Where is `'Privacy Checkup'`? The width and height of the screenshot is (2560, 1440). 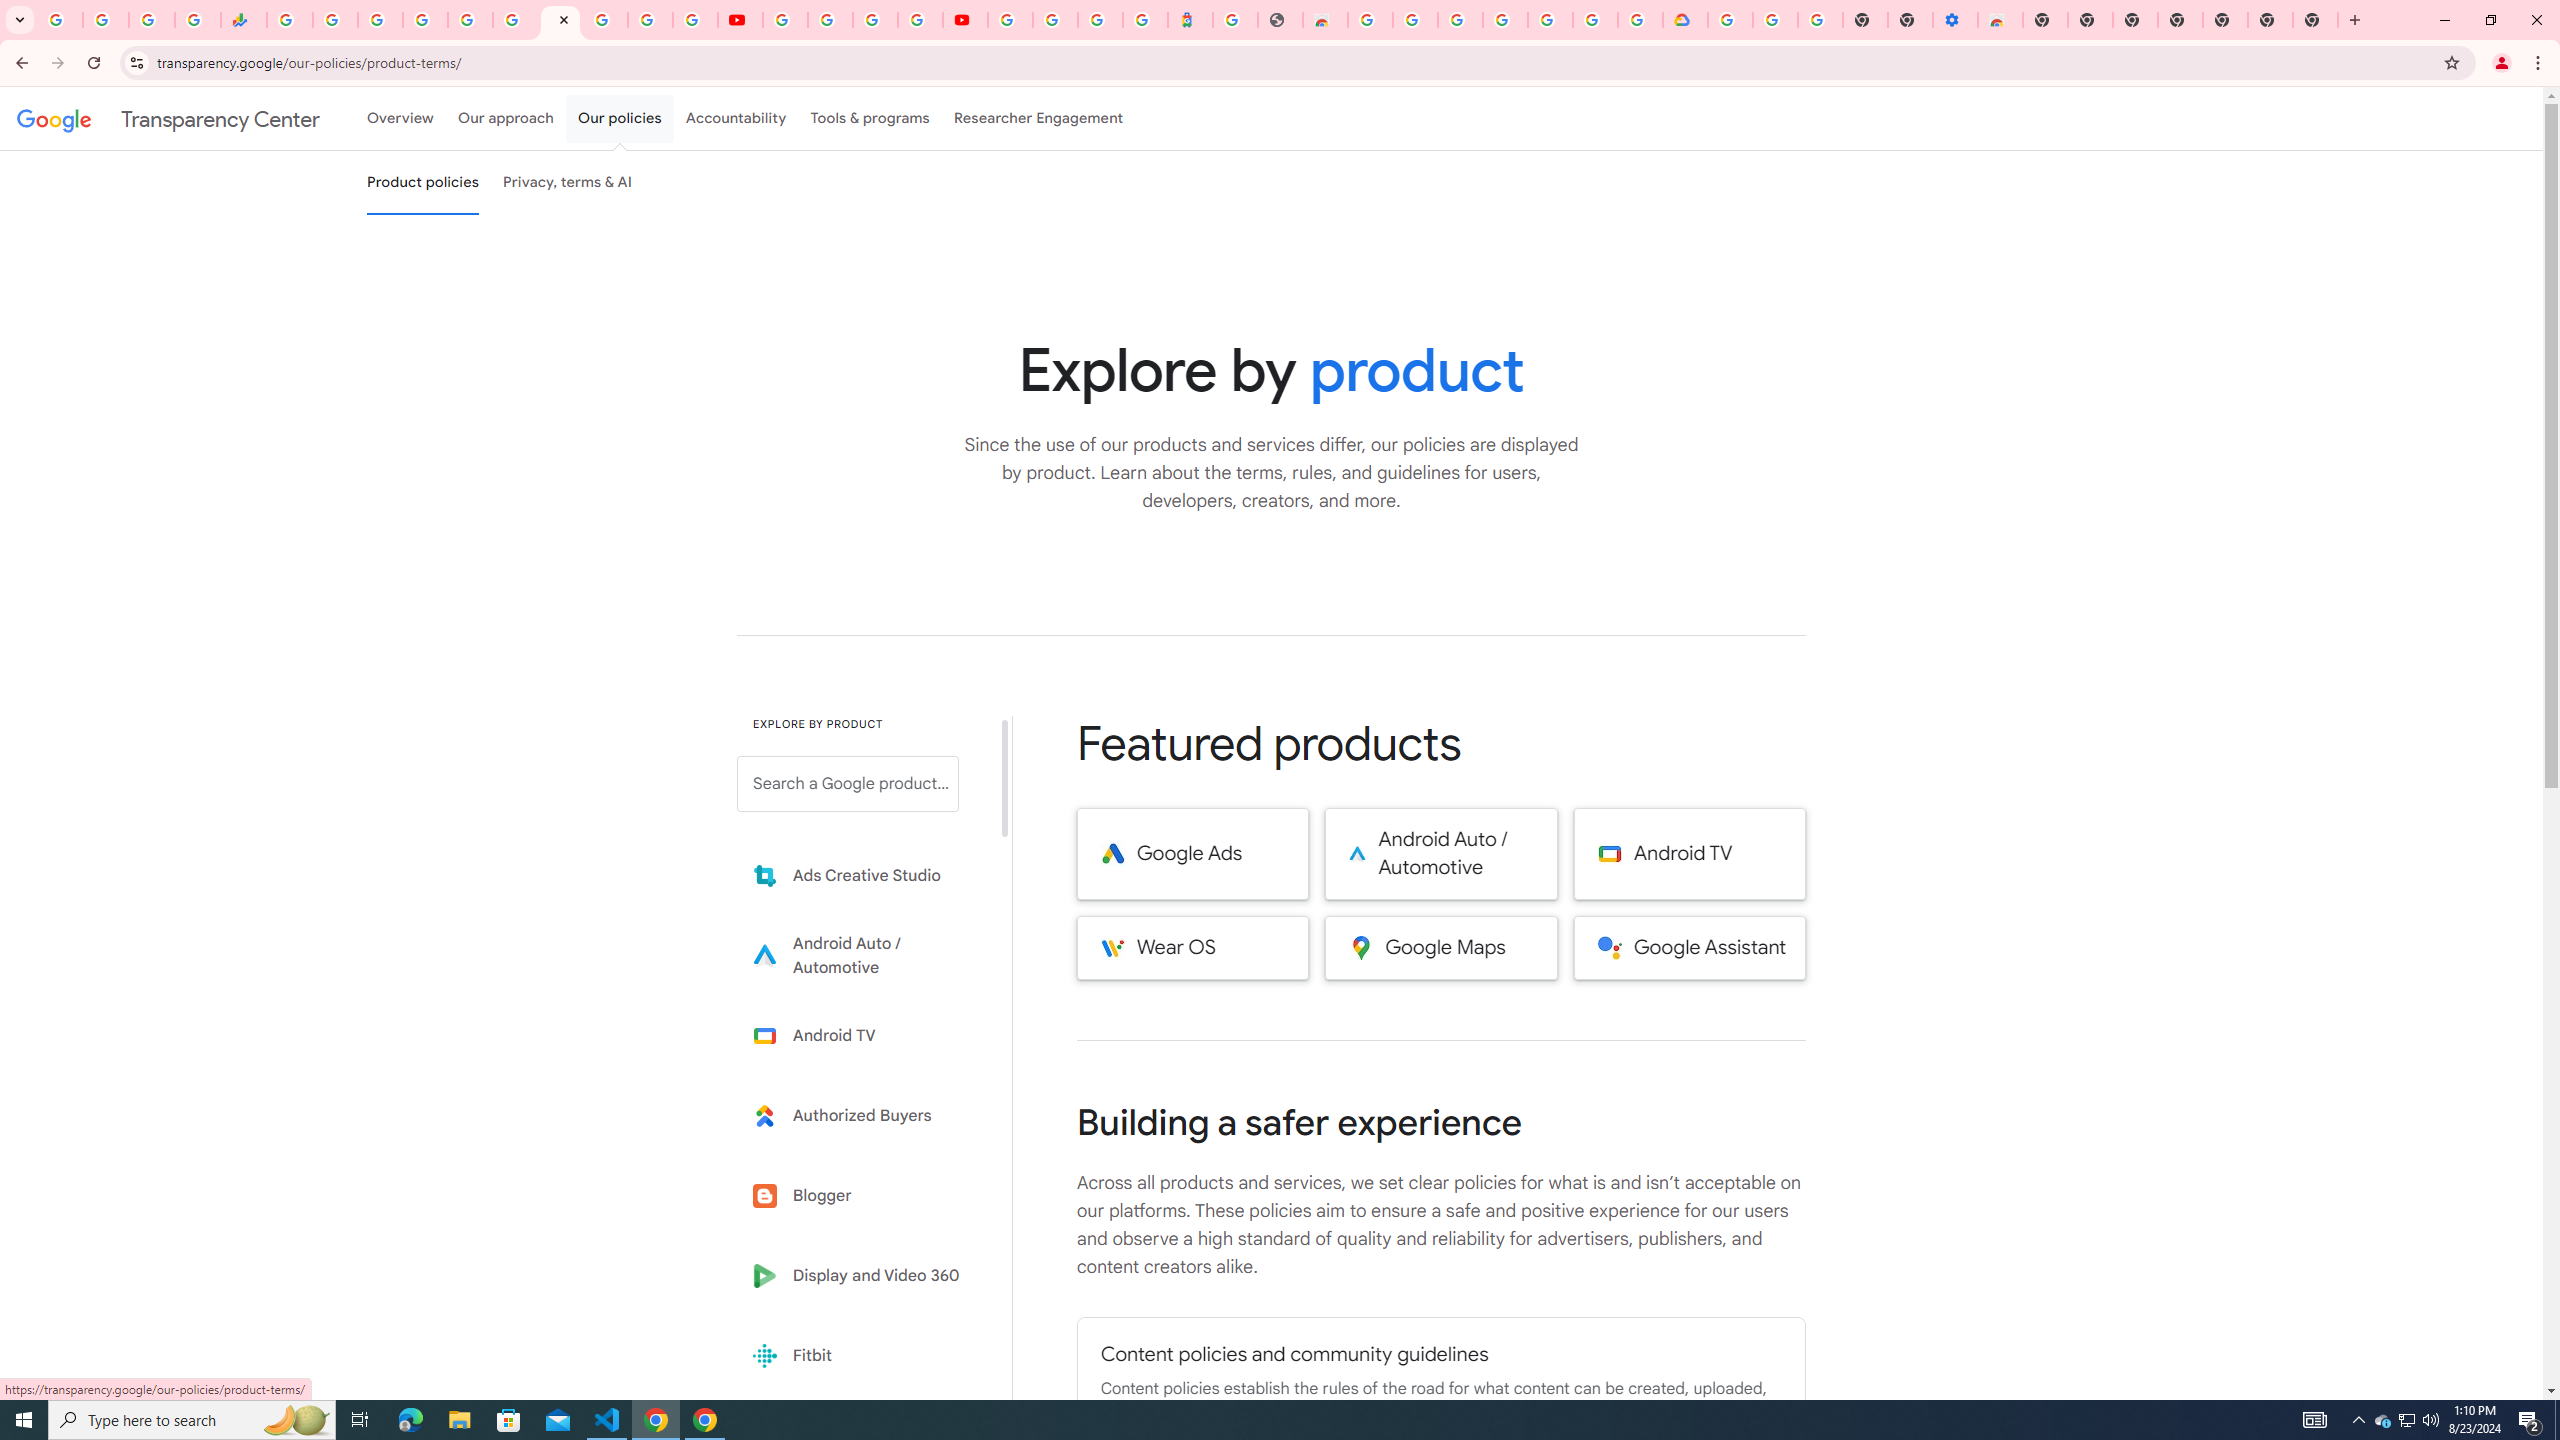
'Privacy Checkup' is located at coordinates (694, 19).